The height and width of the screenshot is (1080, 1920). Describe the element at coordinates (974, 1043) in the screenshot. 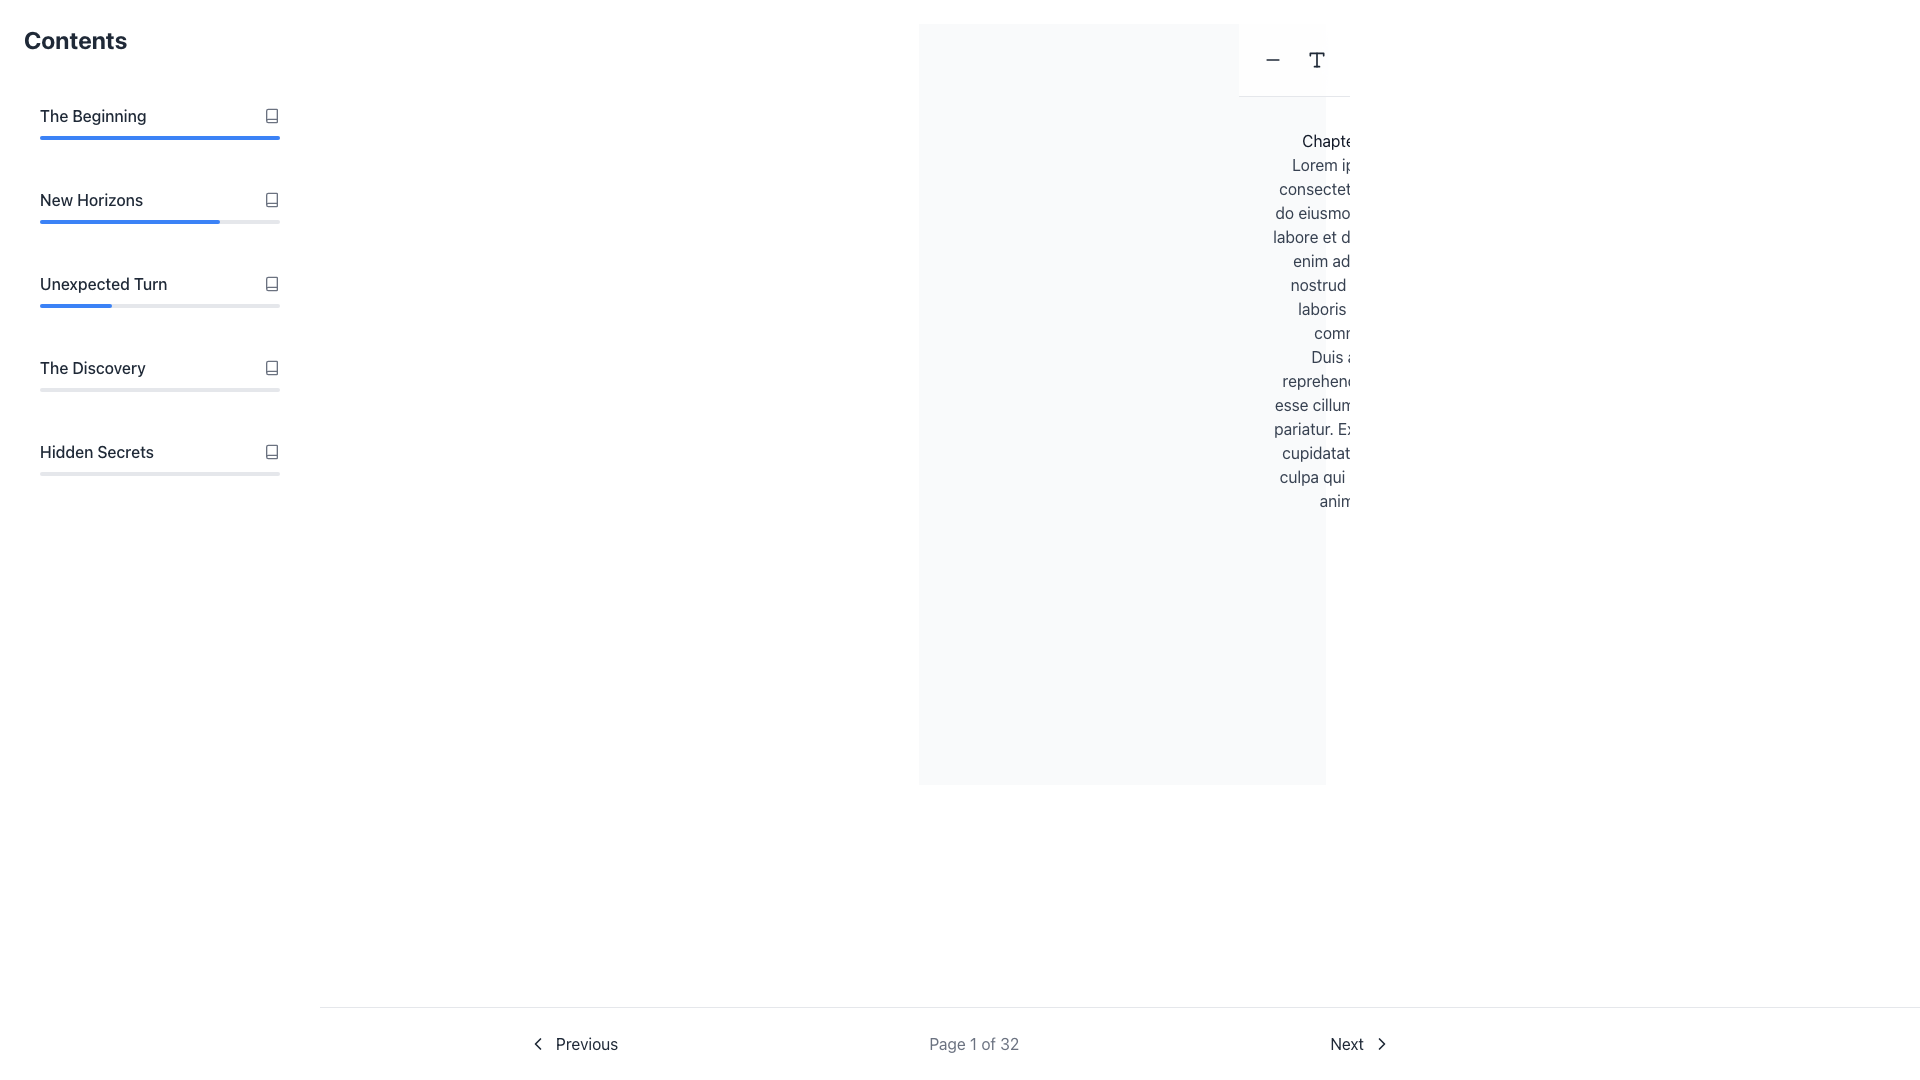

I see `the text label indicating the current page and total pages in the pagination system, which is centered horizontally in the bottom navigation panel between the 'Previous' and 'Next' buttons` at that location.